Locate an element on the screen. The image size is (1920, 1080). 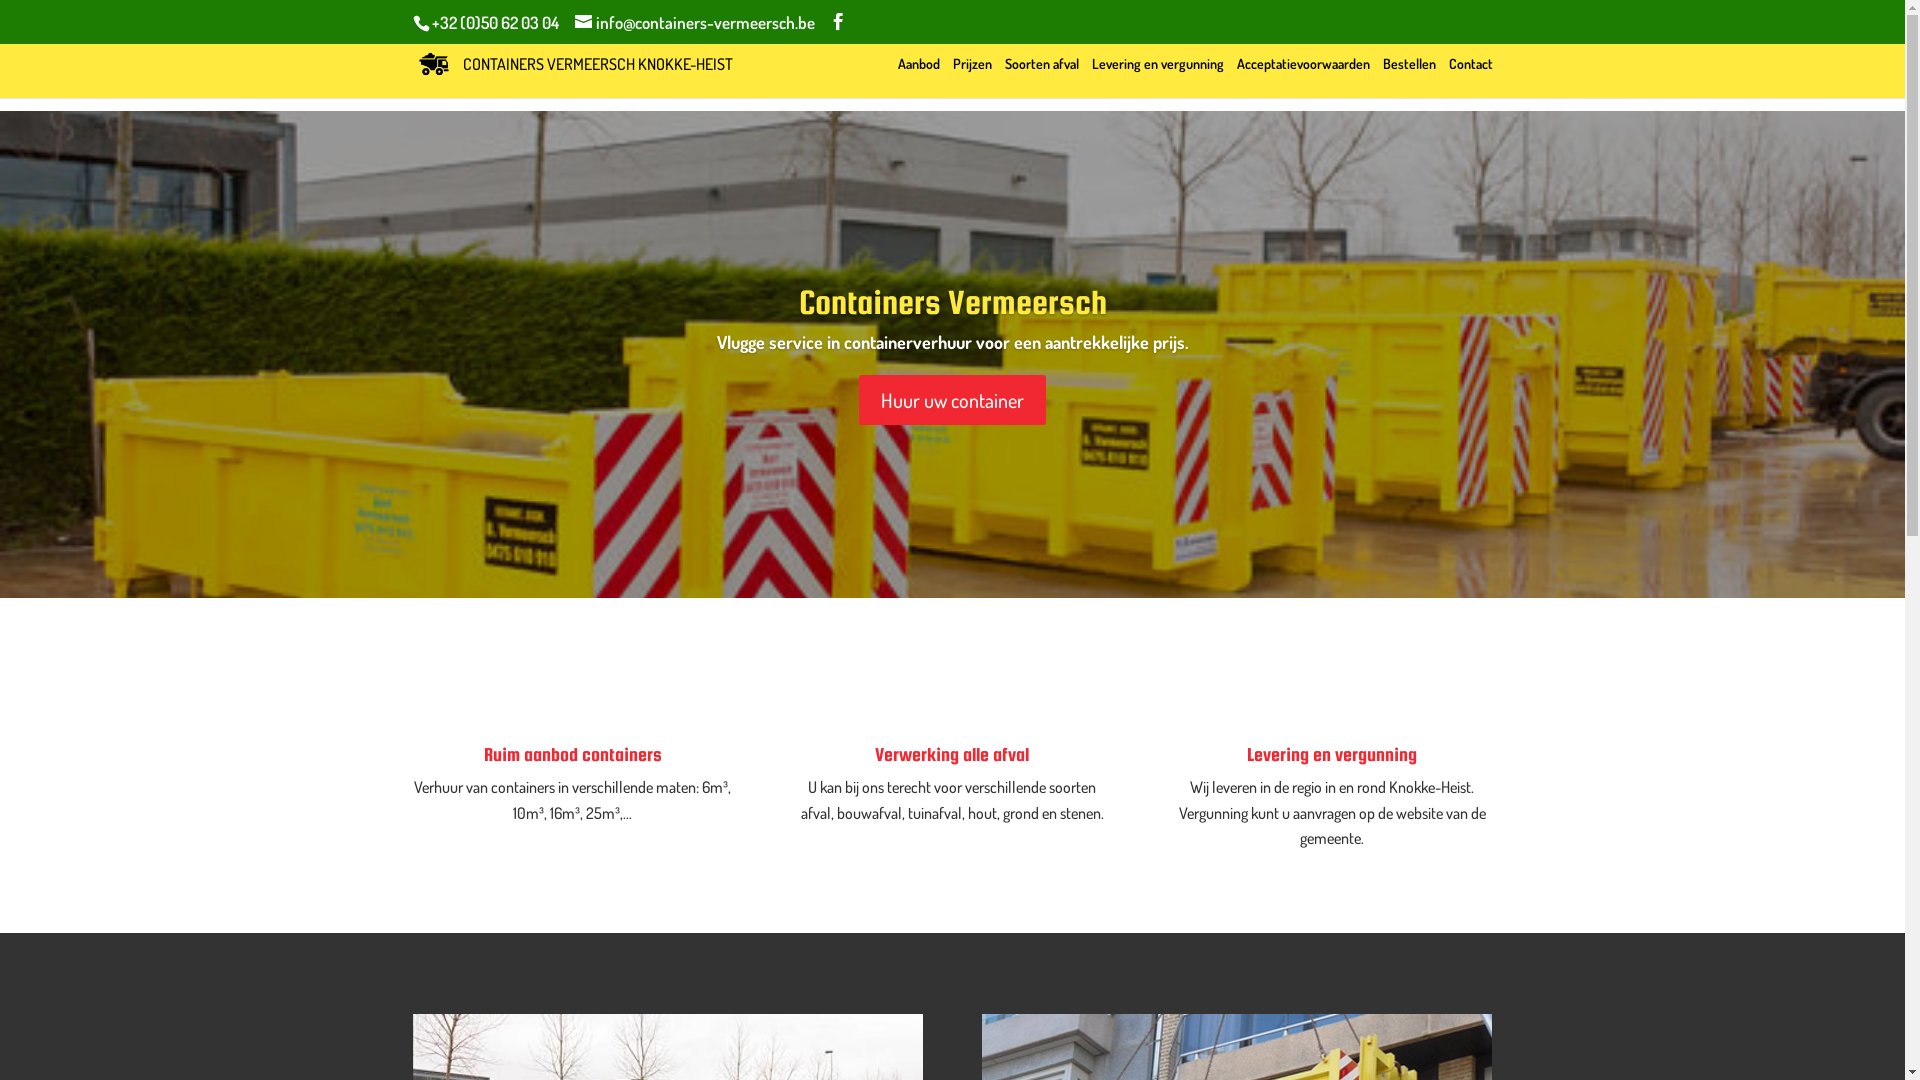
'Acceptatievoorwaarden' is located at coordinates (1235, 76).